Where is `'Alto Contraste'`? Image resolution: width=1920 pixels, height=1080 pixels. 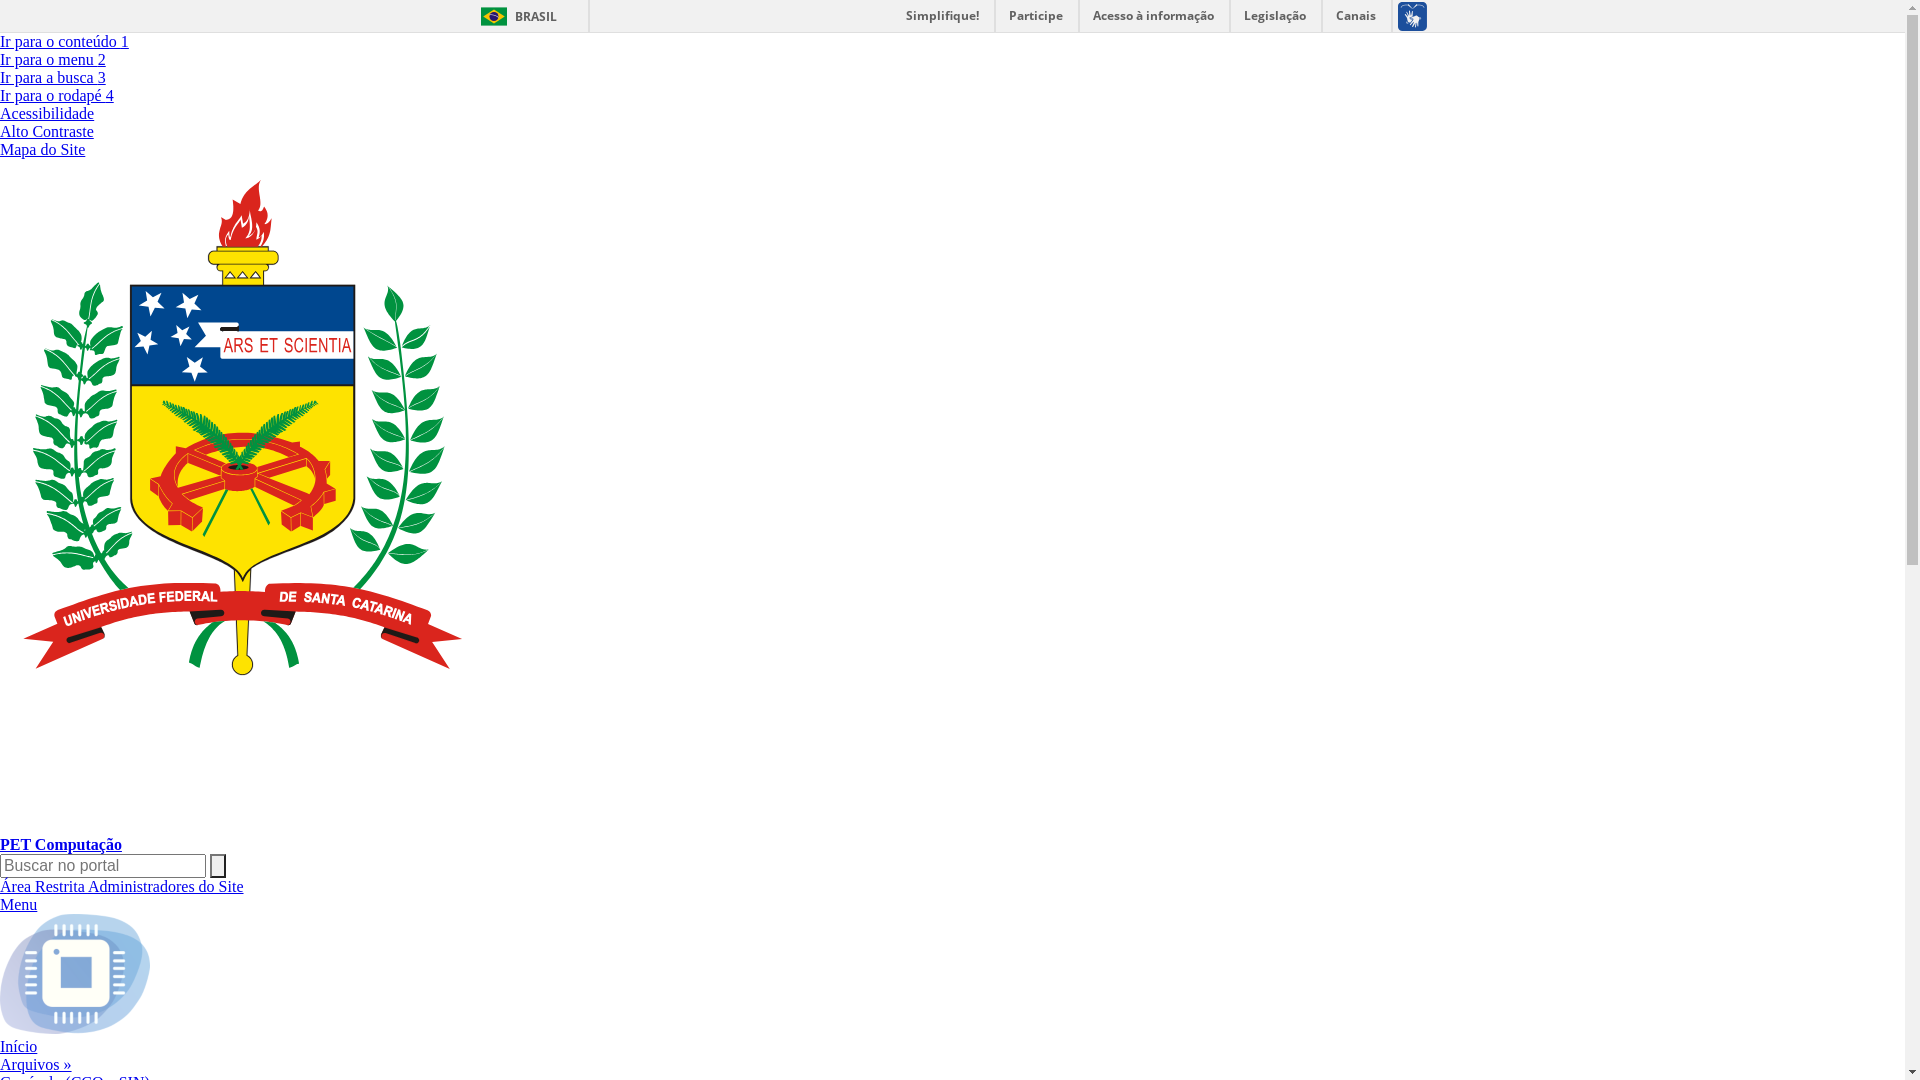
'Alto Contraste' is located at coordinates (0, 131).